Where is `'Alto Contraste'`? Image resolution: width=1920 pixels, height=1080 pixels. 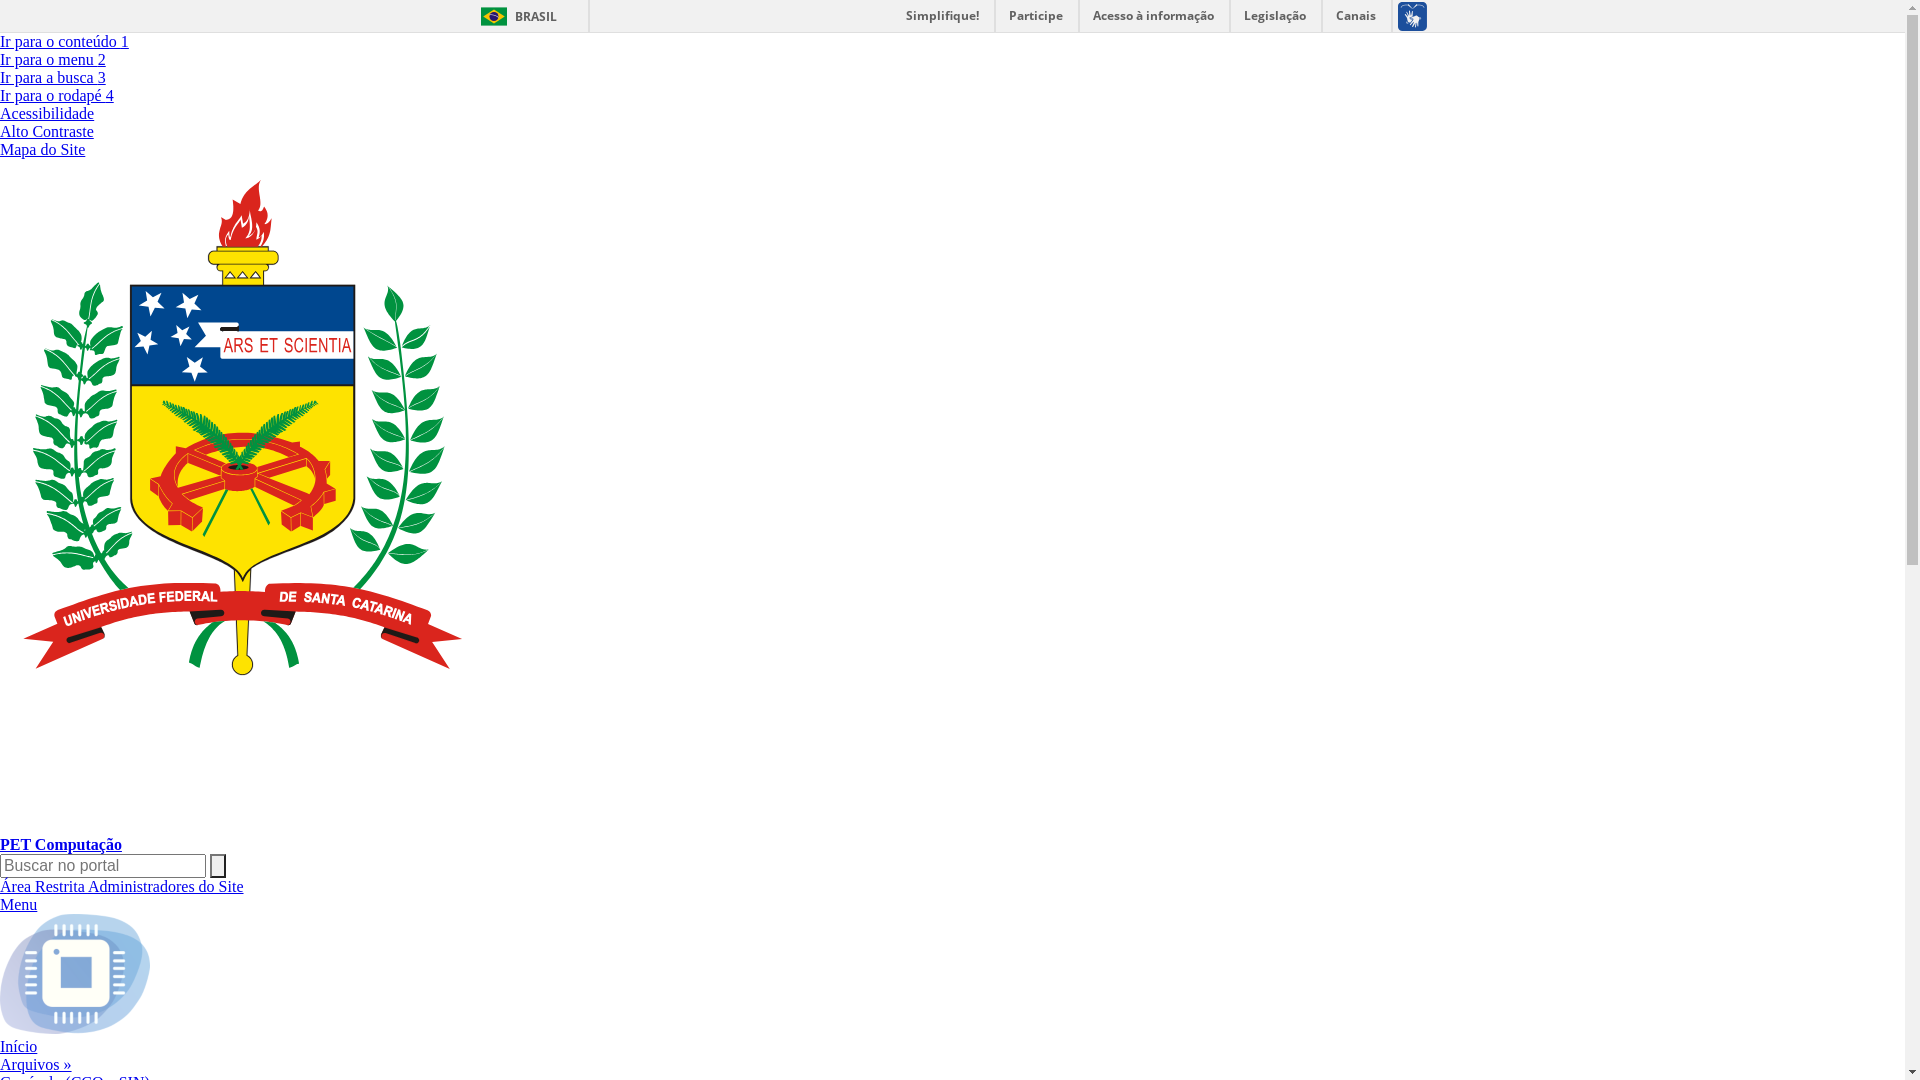
'Alto Contraste' is located at coordinates (0, 131).